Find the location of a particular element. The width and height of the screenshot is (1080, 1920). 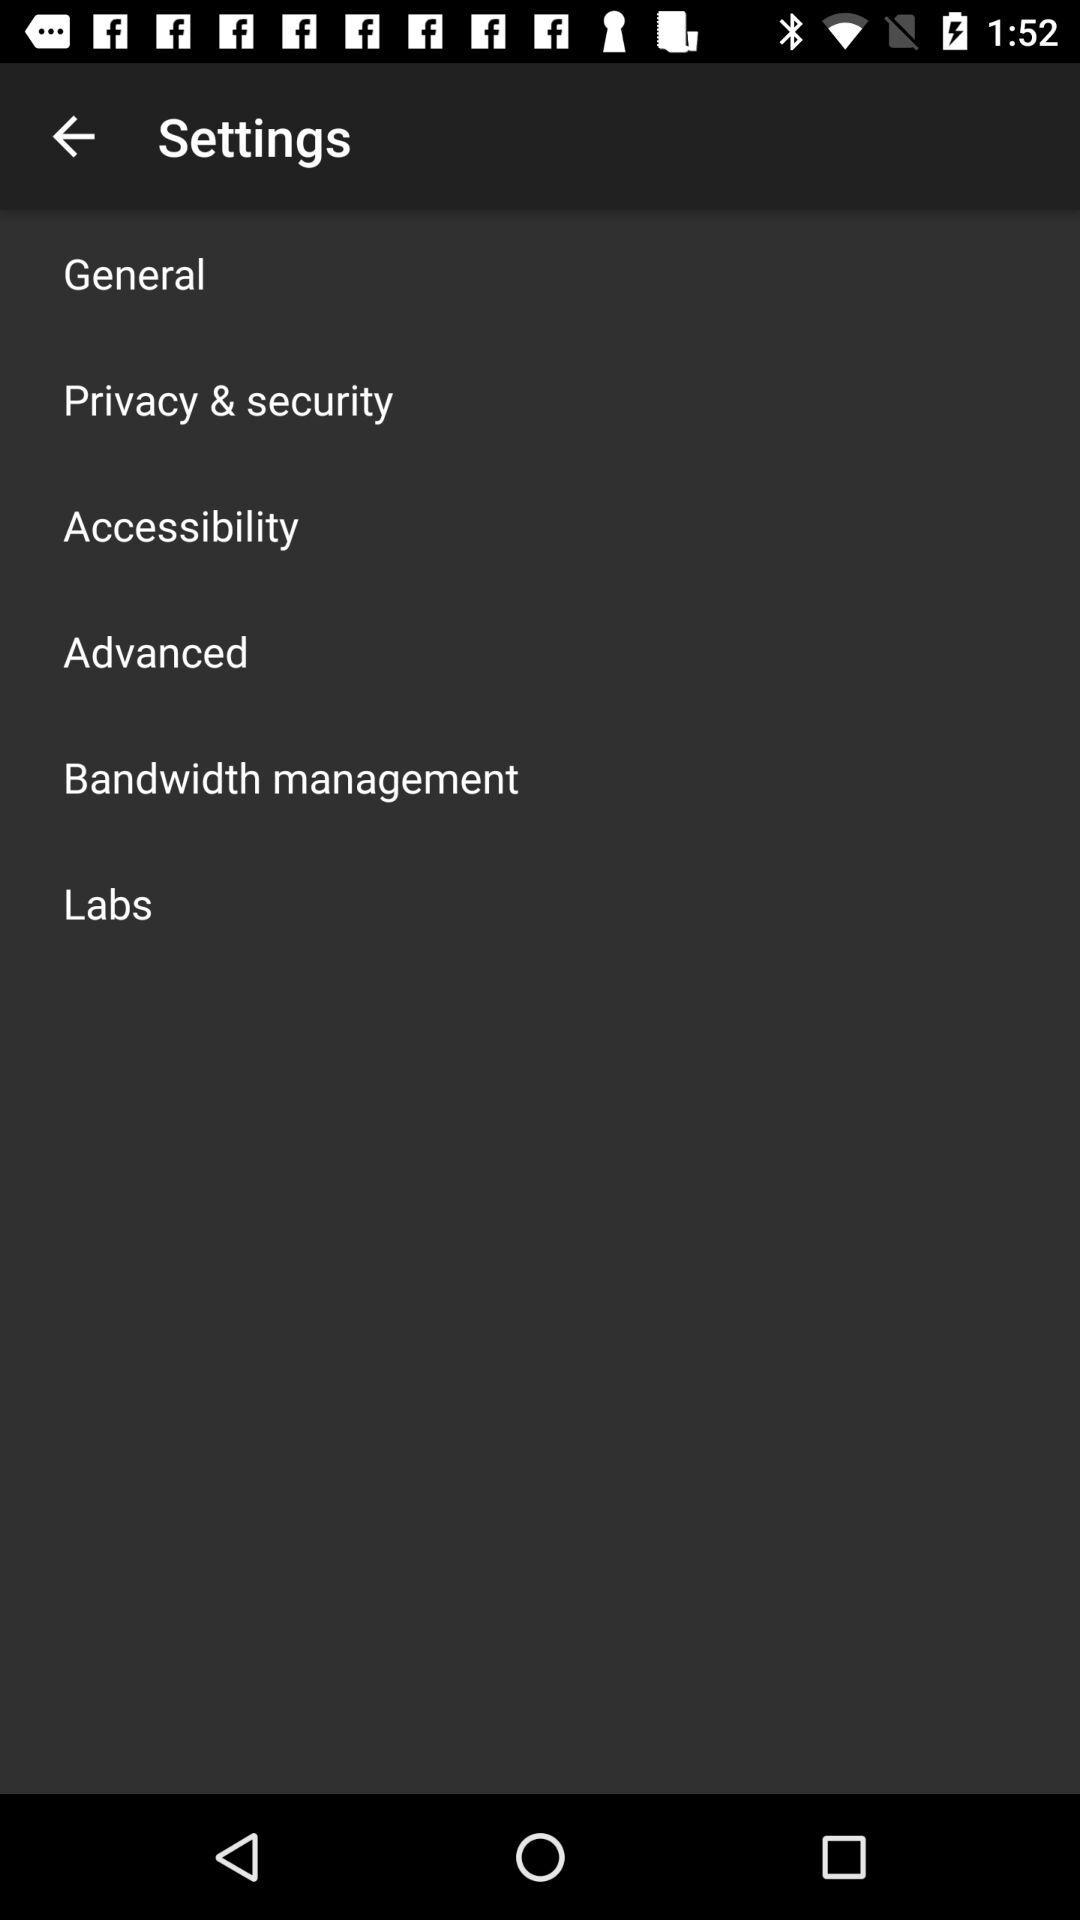

the app above the bandwidth management app is located at coordinates (154, 651).